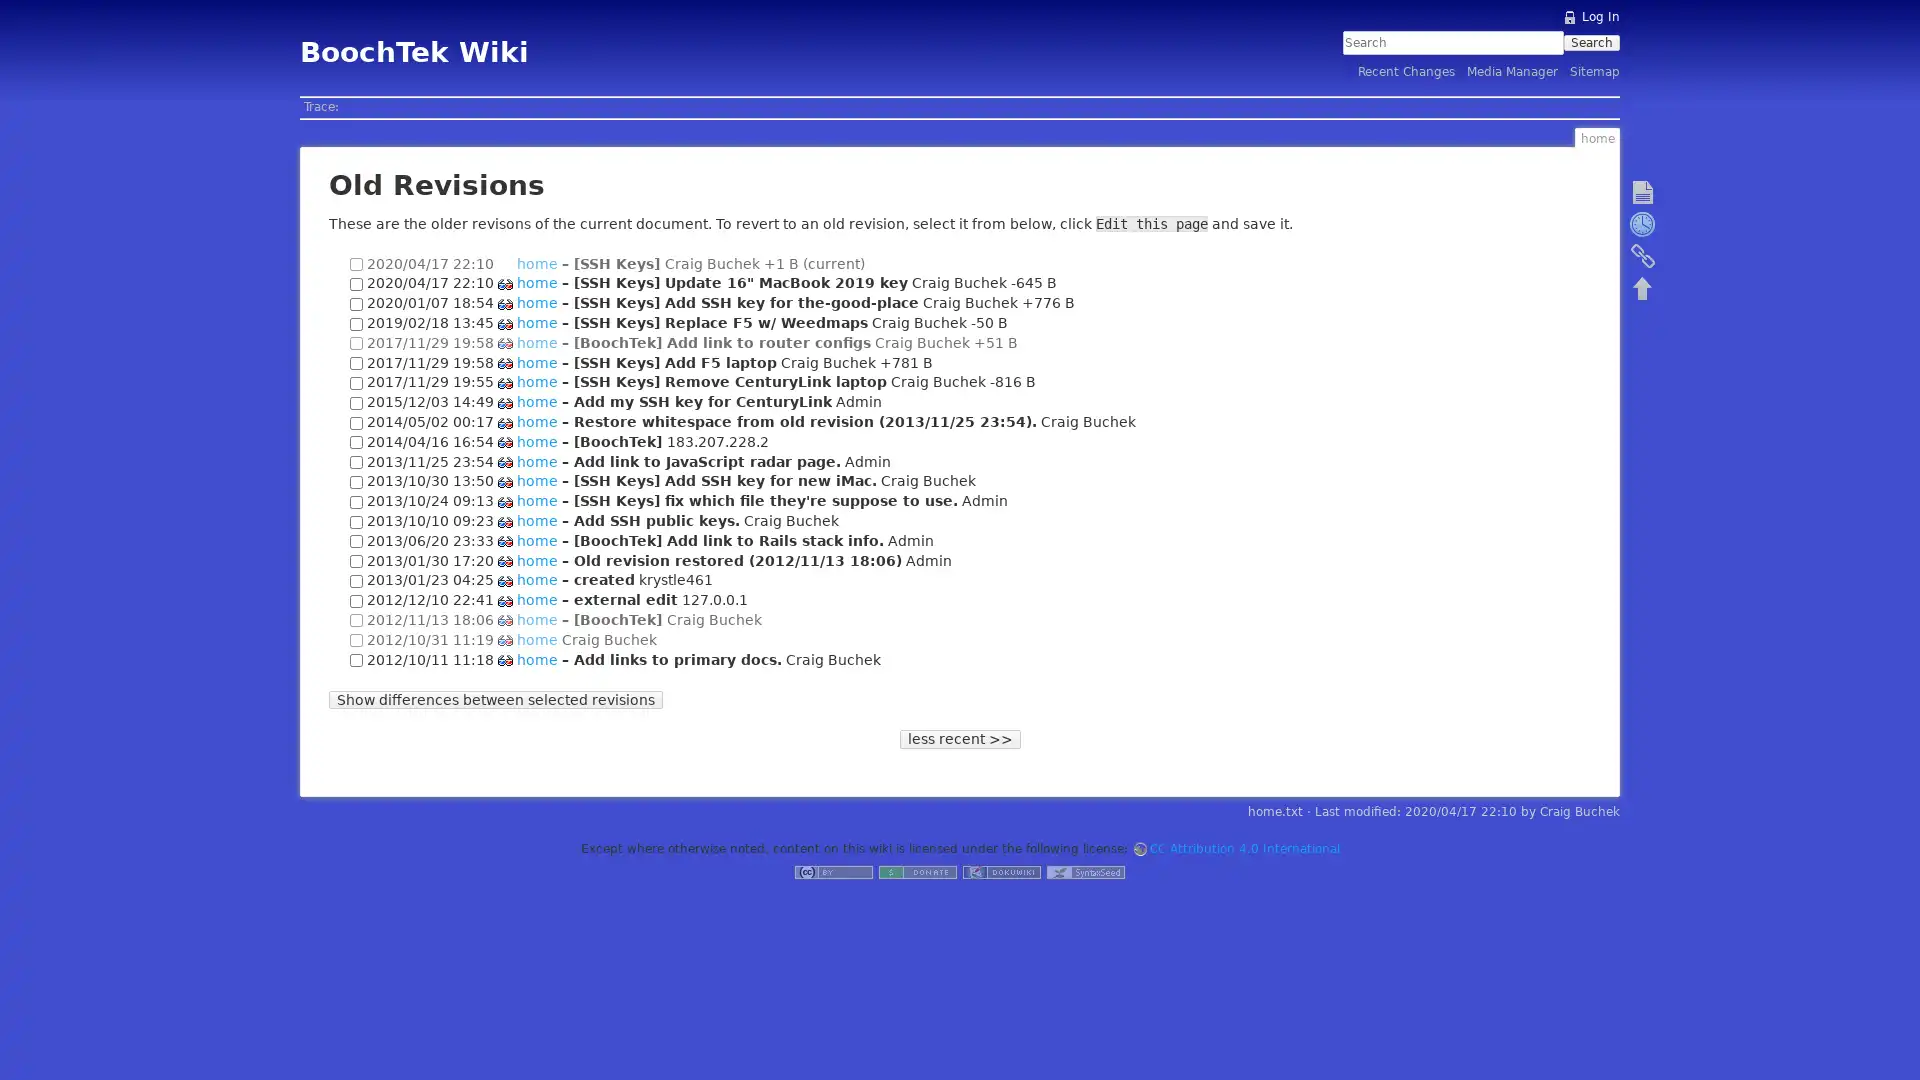 Image resolution: width=1920 pixels, height=1080 pixels. I want to click on Show differences between selected revisions, so click(495, 698).